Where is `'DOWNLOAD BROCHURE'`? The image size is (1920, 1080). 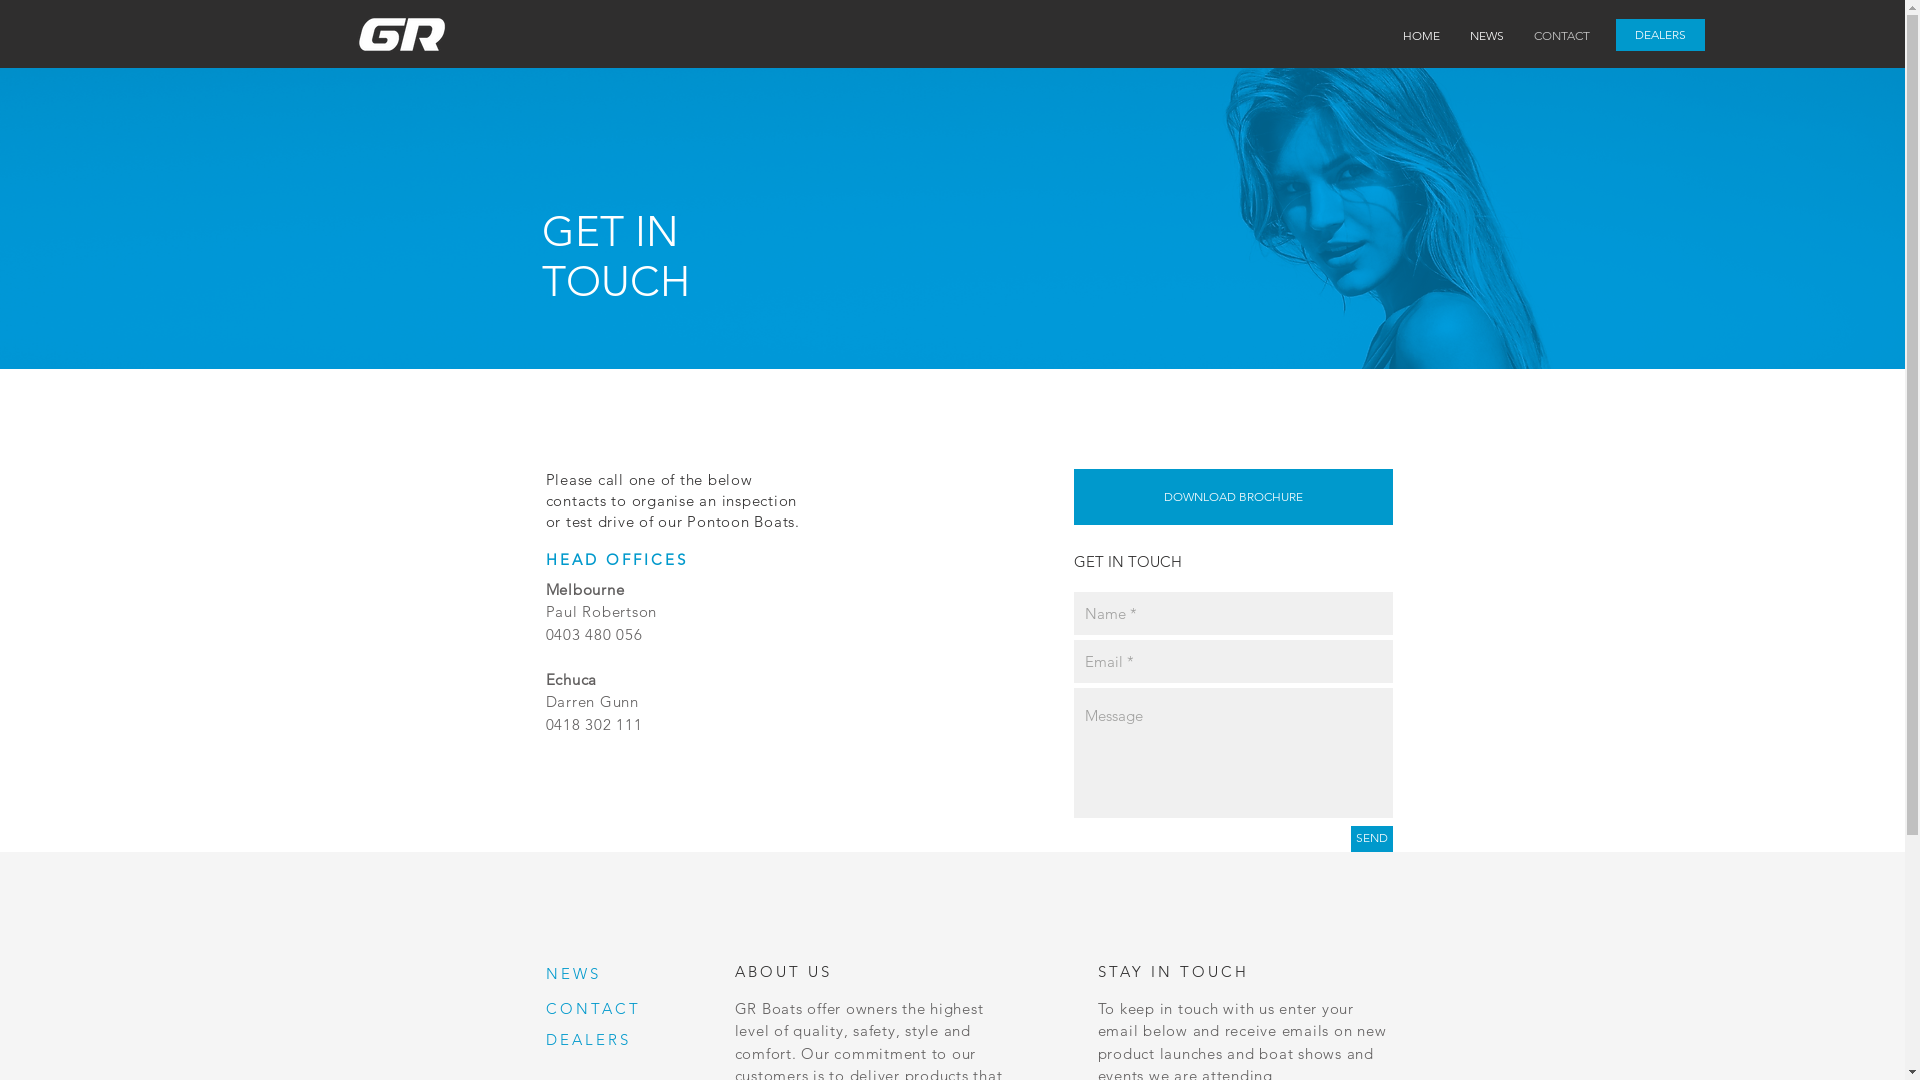
'DOWNLOAD BROCHURE' is located at coordinates (1232, 496).